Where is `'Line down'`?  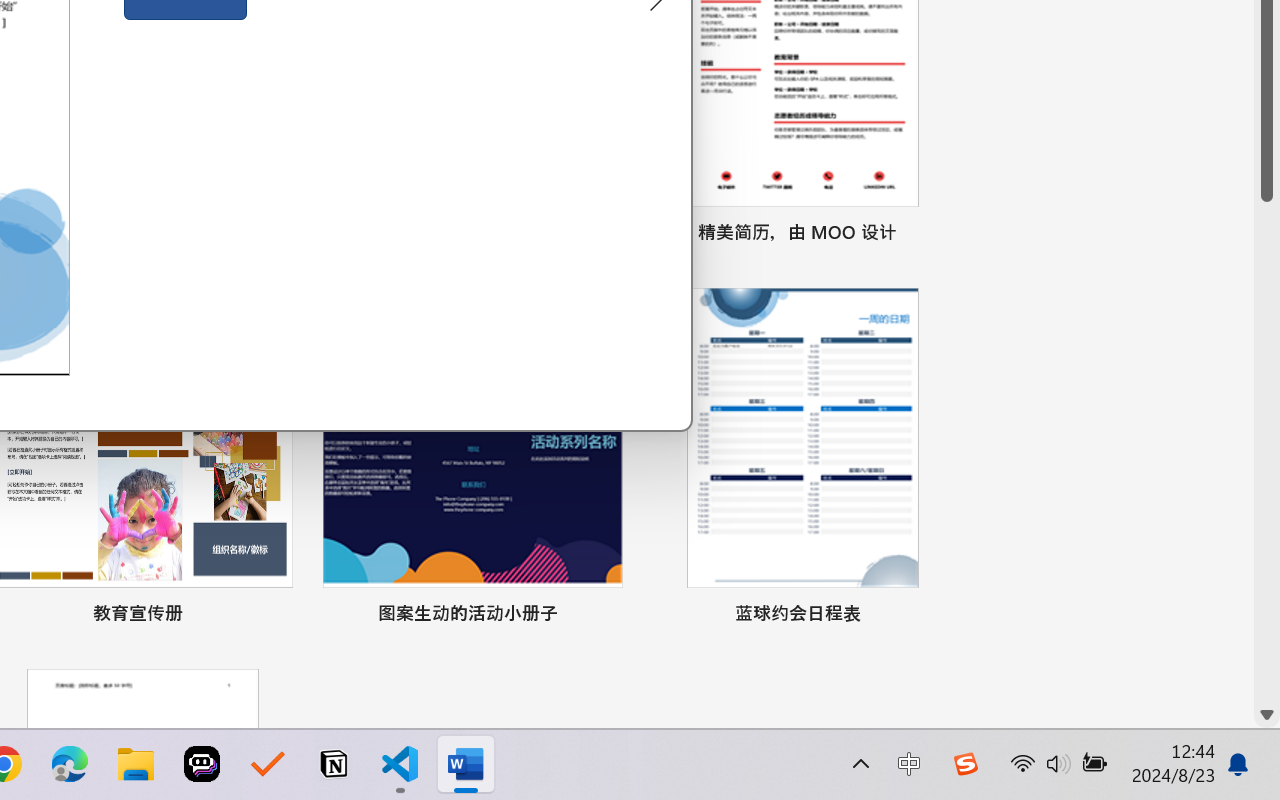 'Line down' is located at coordinates (1266, 714).